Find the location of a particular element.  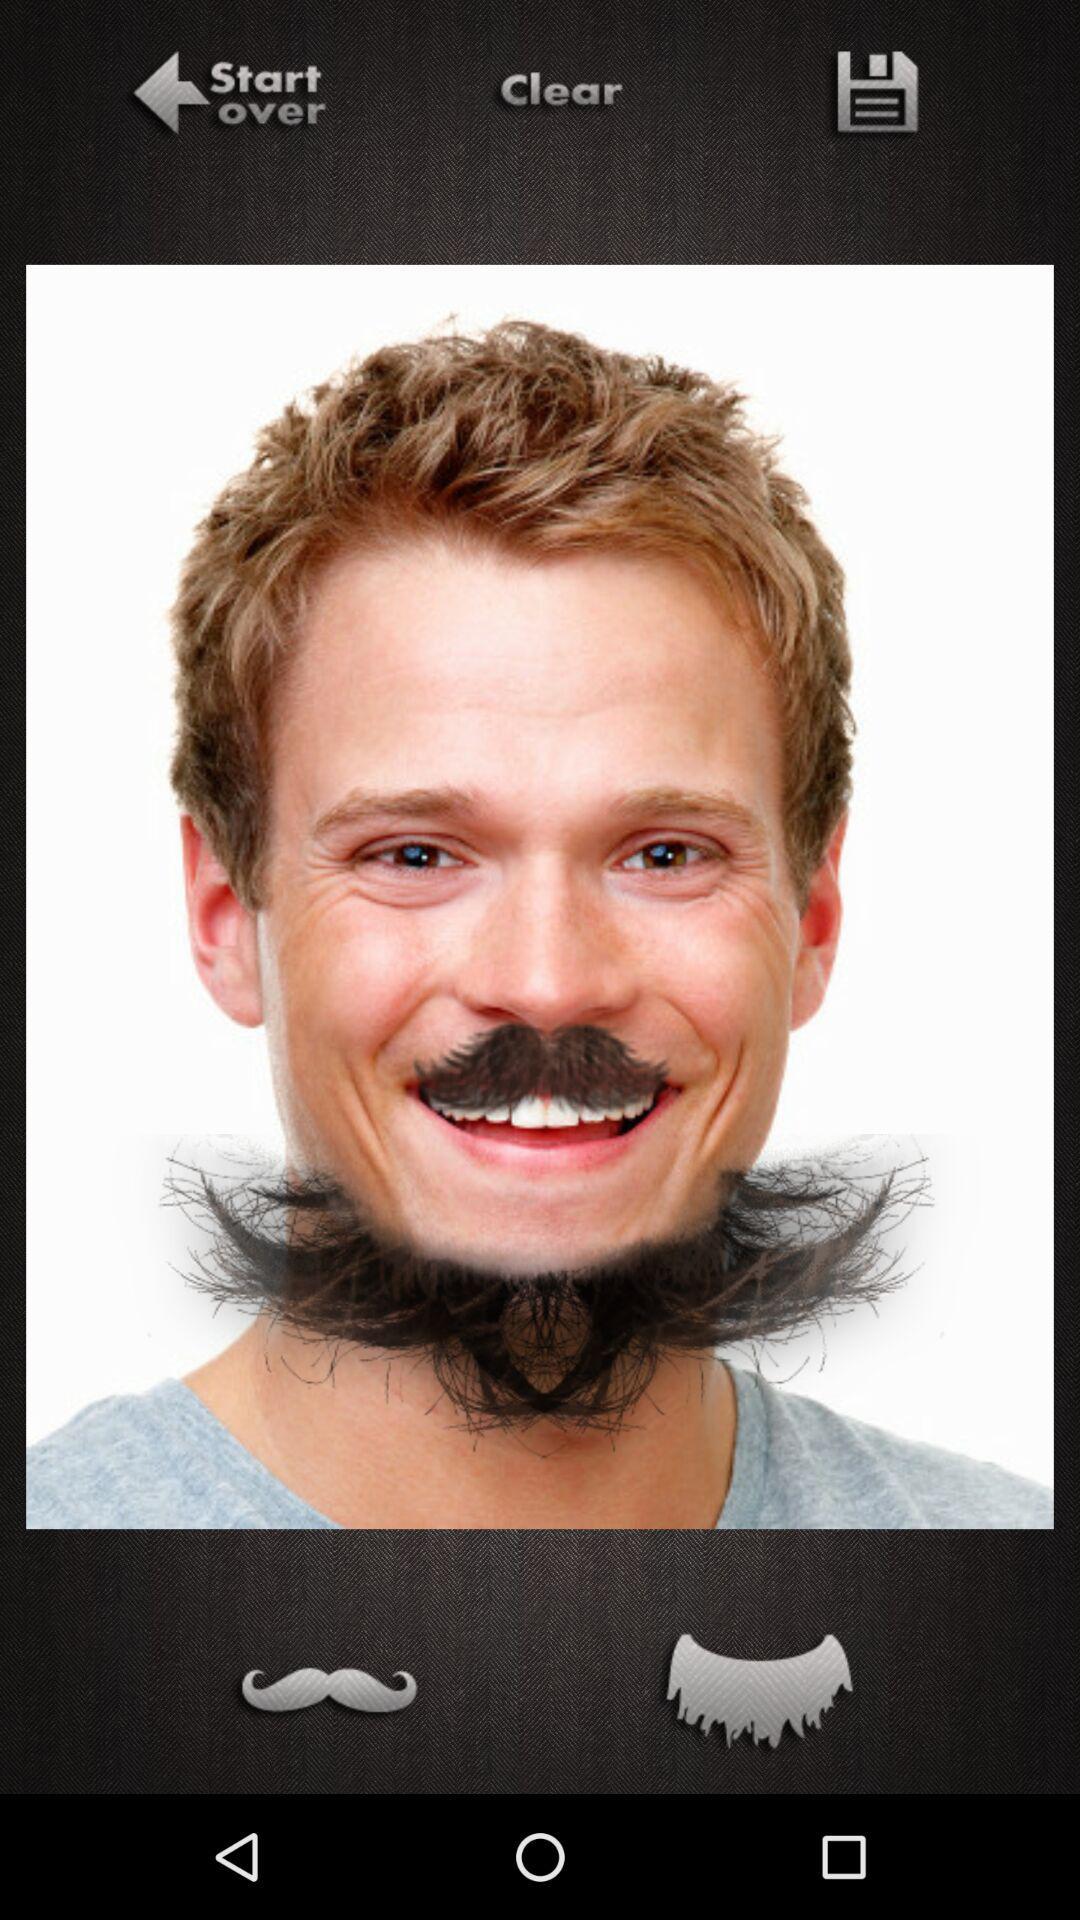

start over is located at coordinates (225, 96).